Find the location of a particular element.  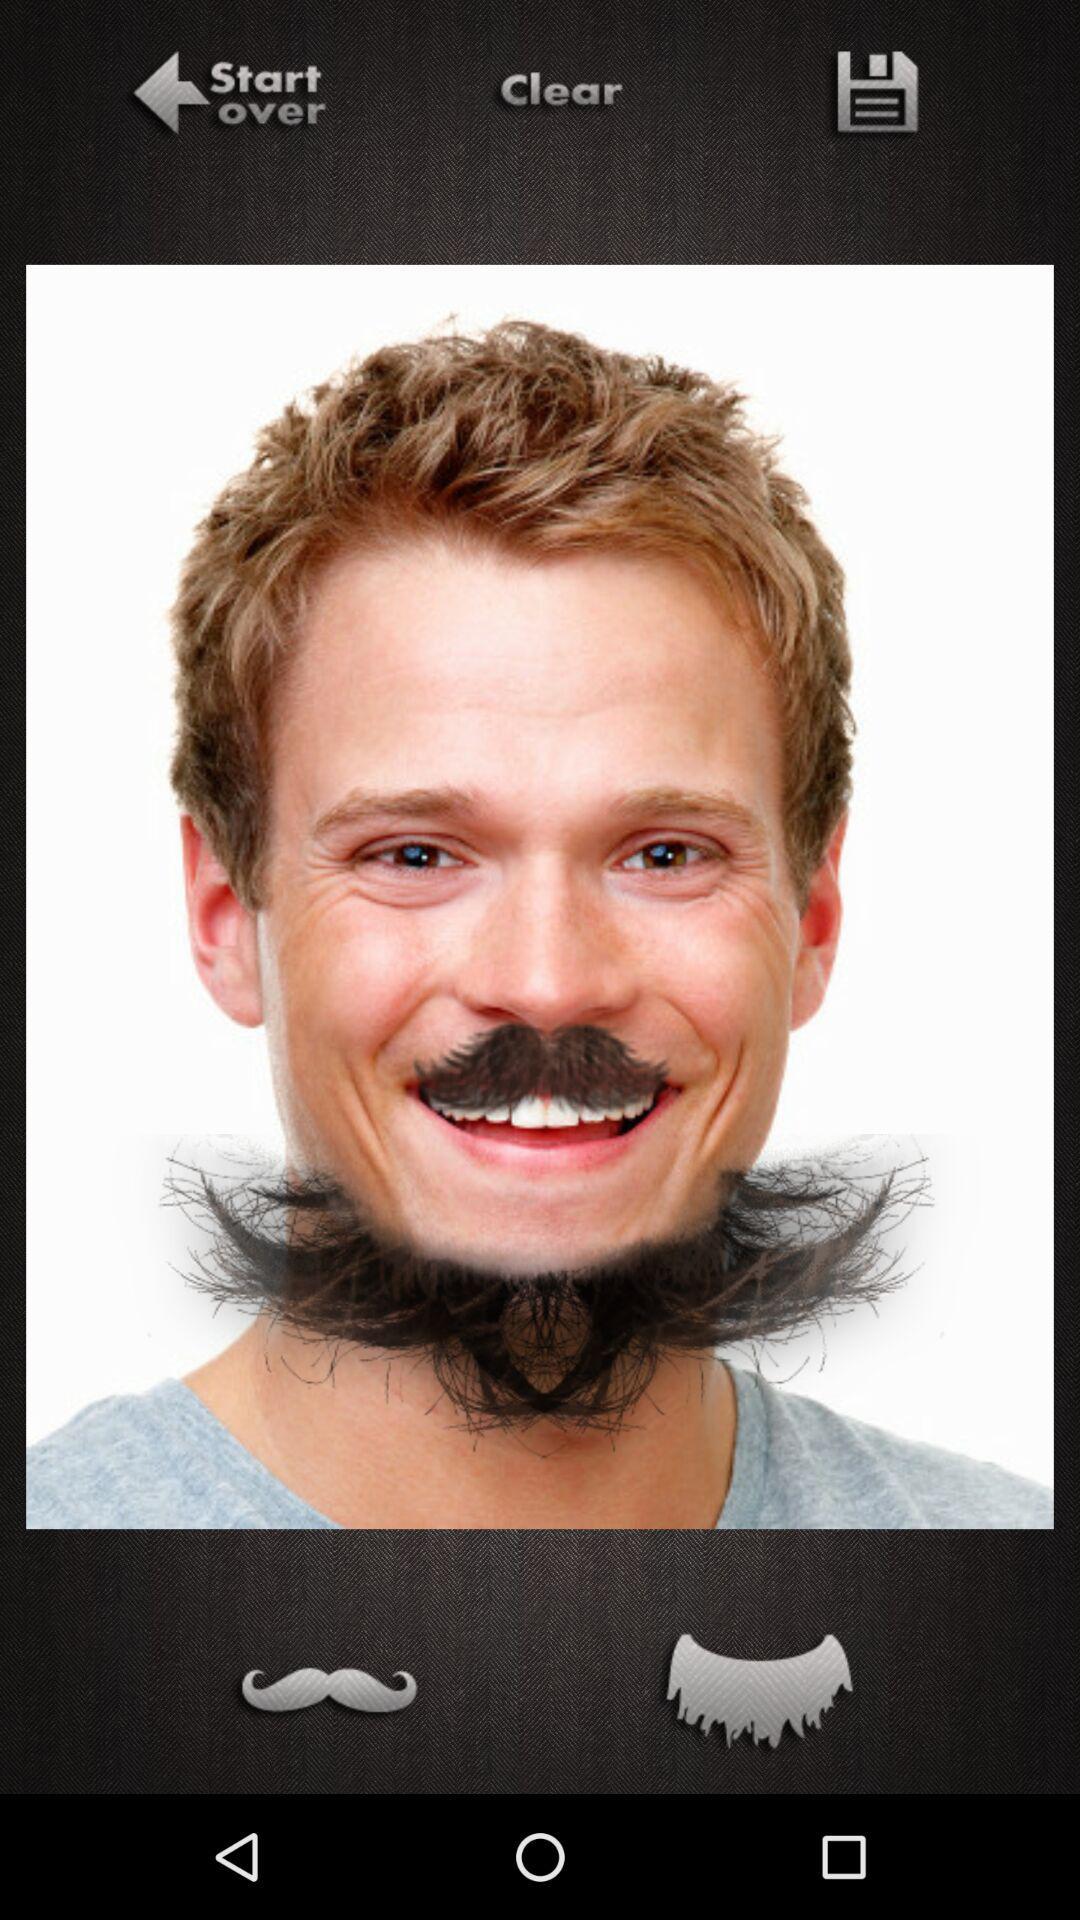

start over is located at coordinates (225, 96).